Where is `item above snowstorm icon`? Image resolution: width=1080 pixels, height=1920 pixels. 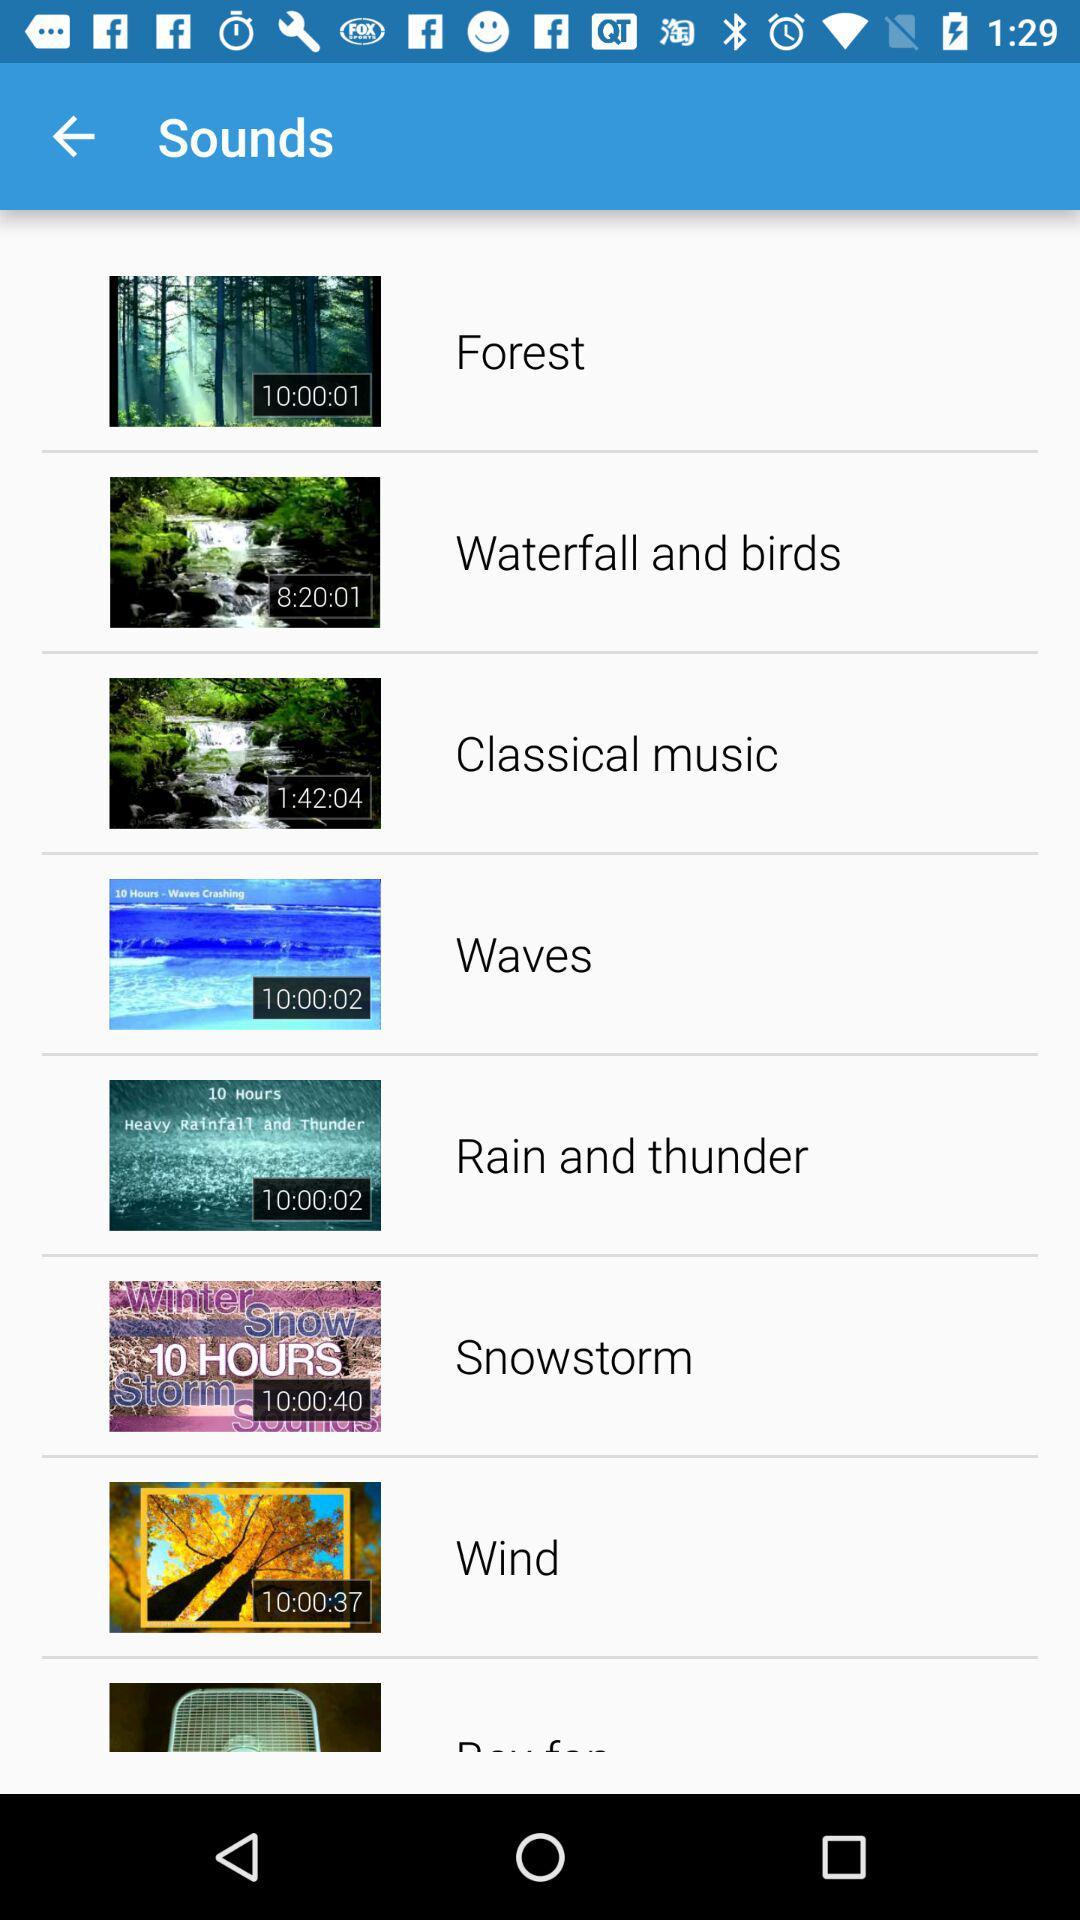
item above snowstorm icon is located at coordinates (739, 1155).